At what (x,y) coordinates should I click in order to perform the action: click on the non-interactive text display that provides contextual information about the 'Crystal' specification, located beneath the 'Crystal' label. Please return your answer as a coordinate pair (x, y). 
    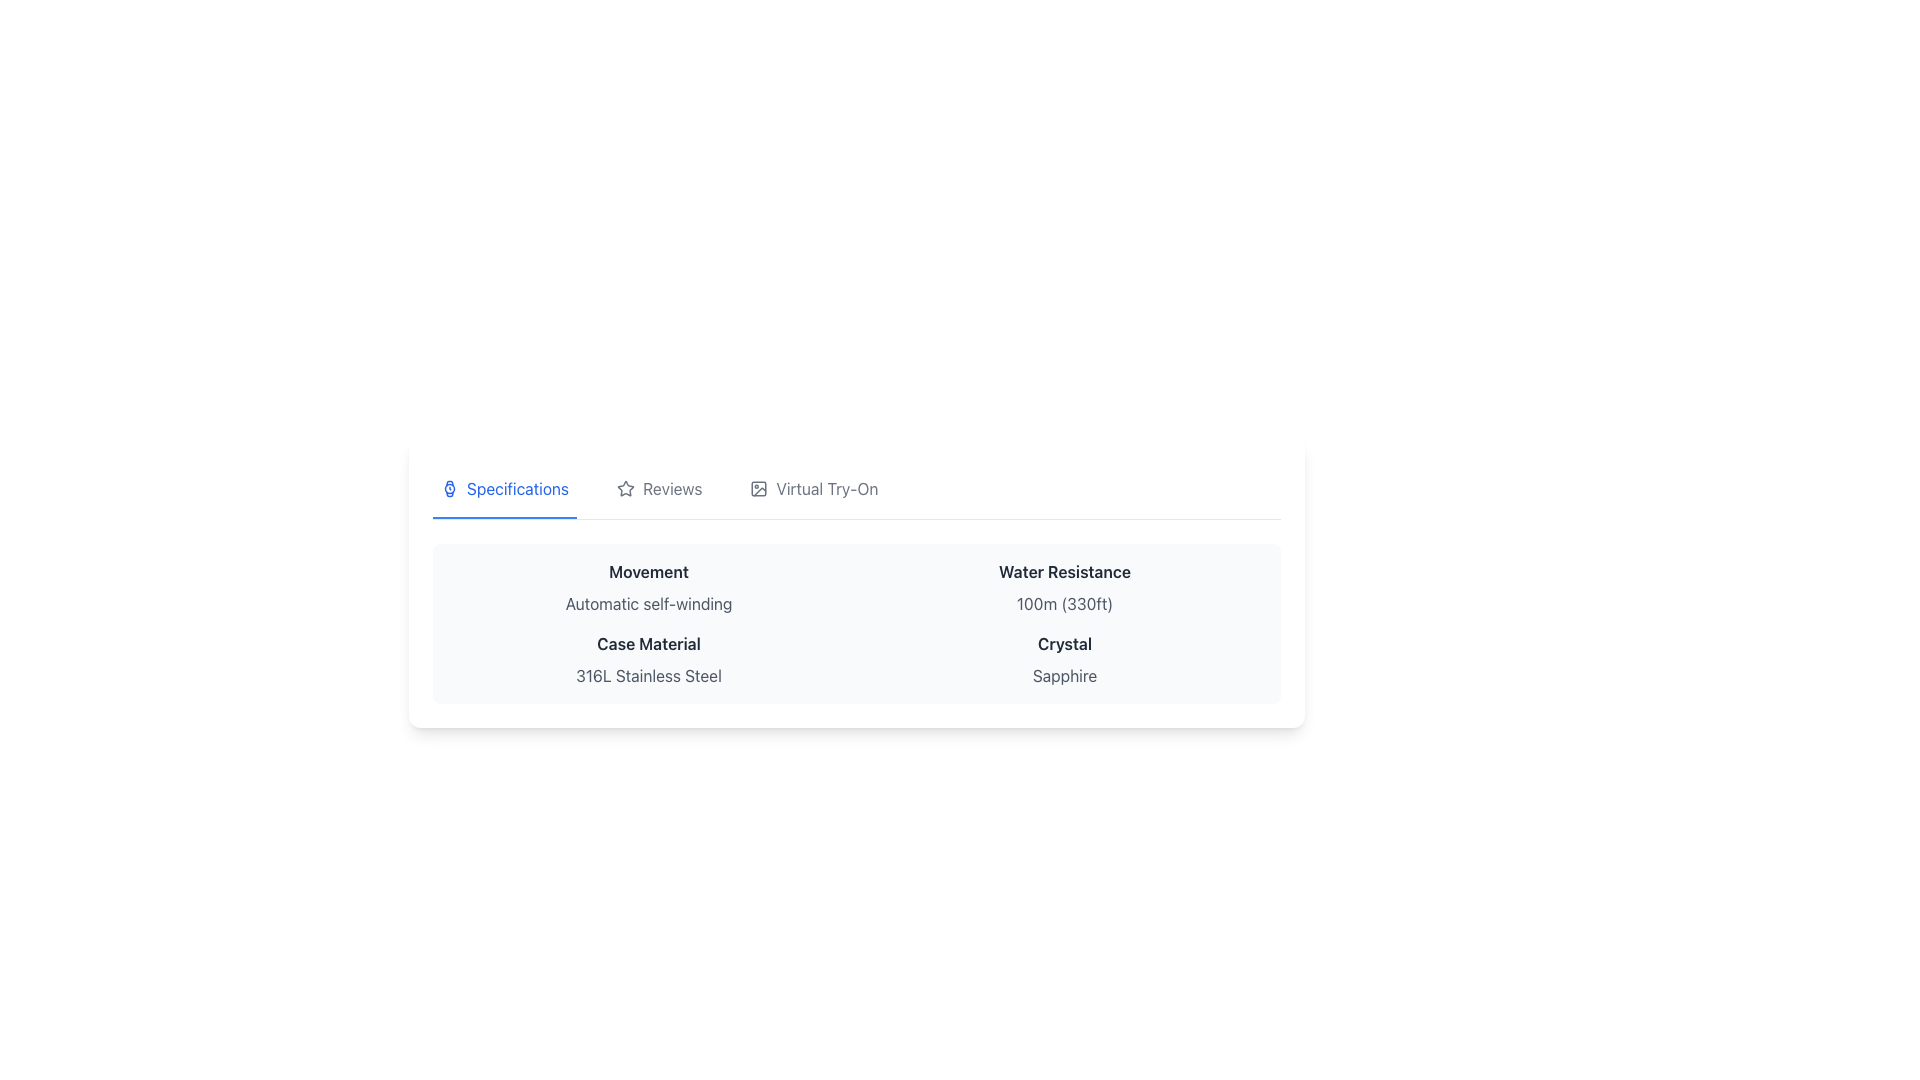
    Looking at the image, I should click on (1064, 675).